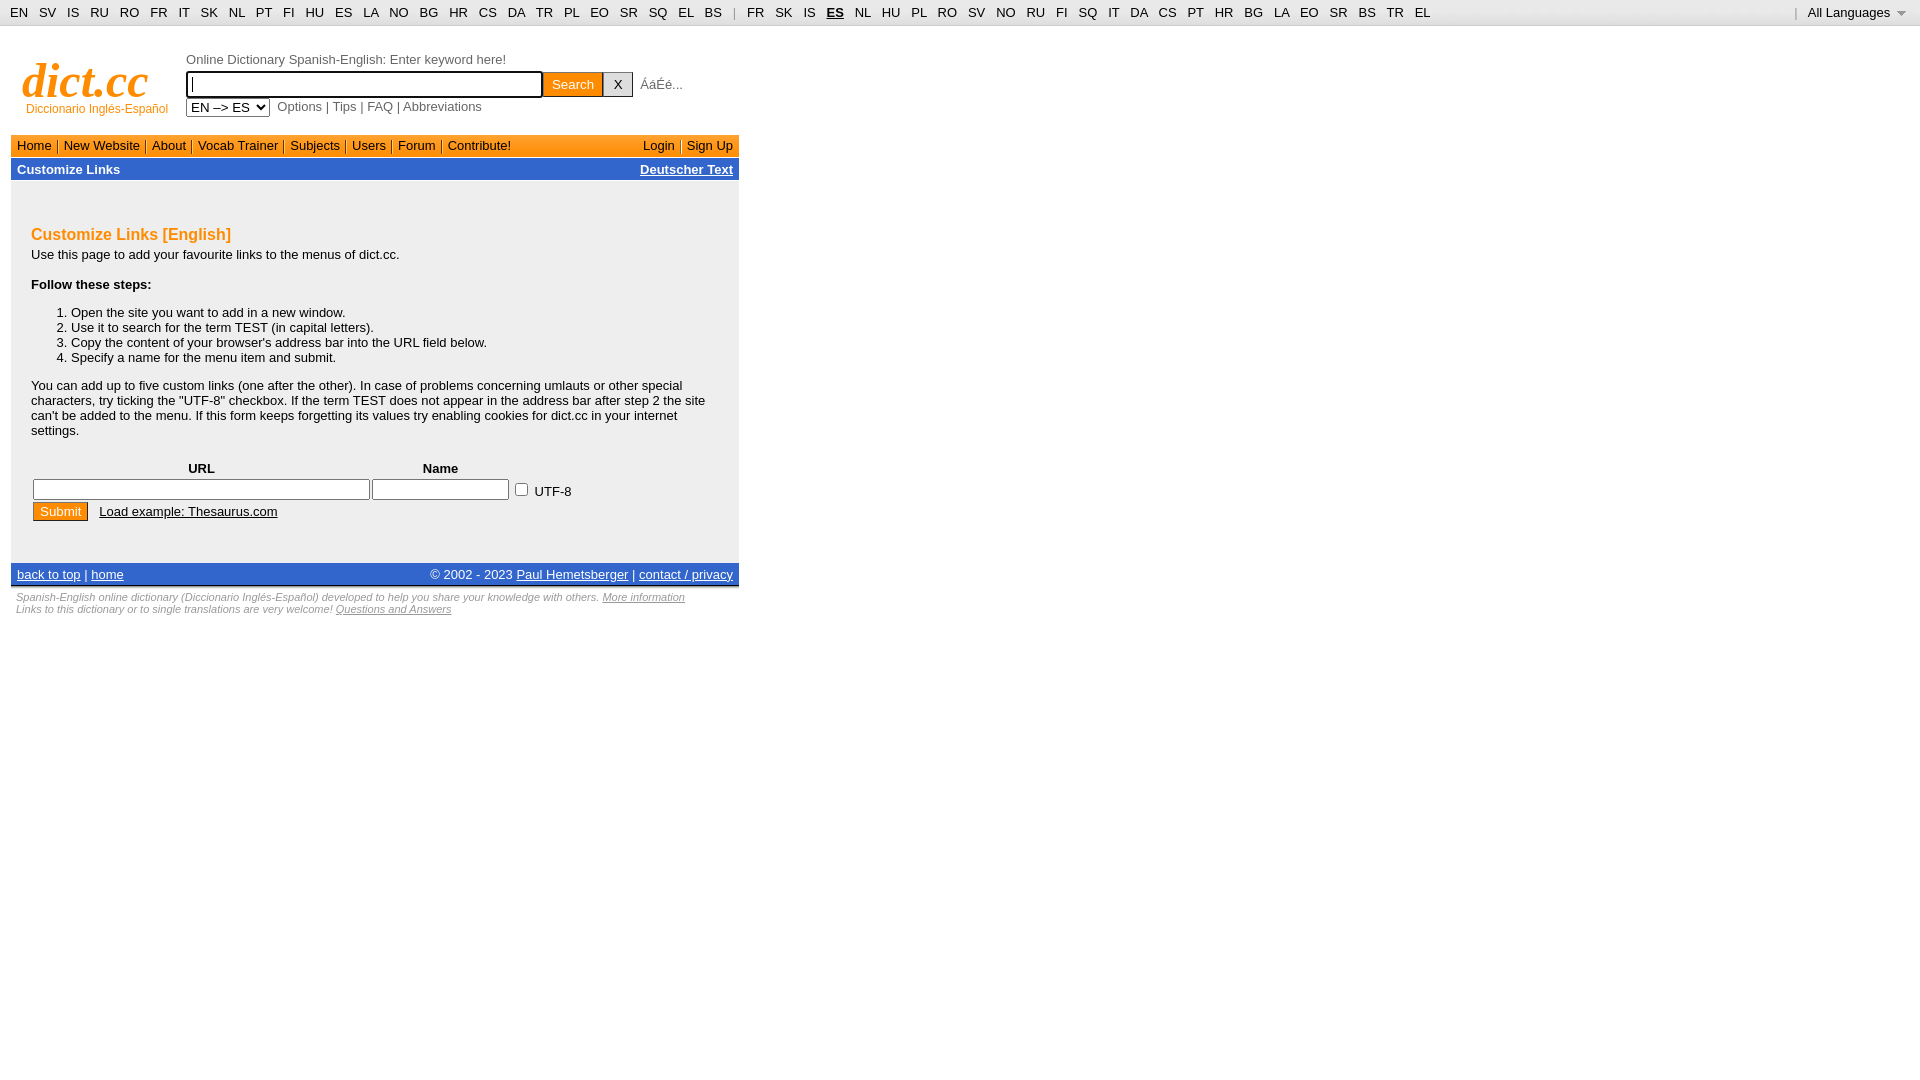  I want to click on 'NO', so click(996, 12).